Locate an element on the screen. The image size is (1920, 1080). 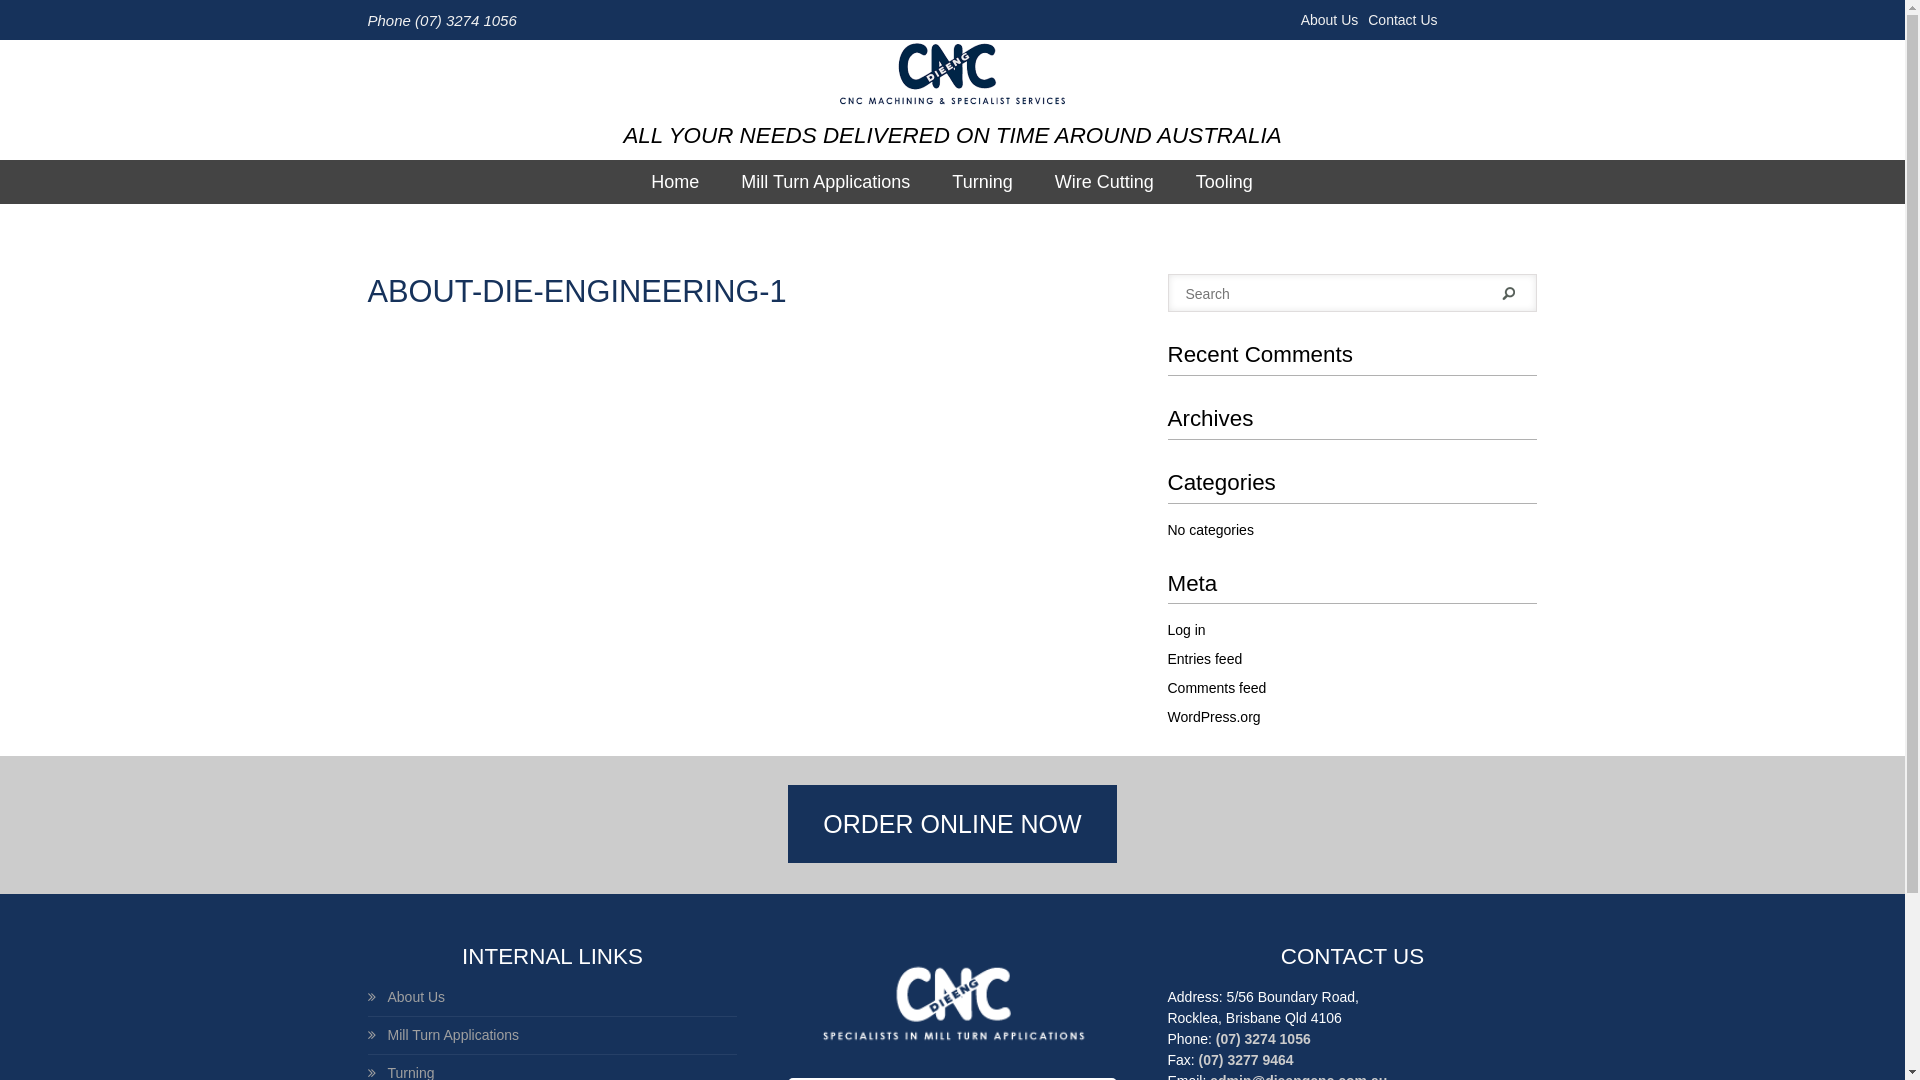
'(07) 3277 9464' is located at coordinates (1245, 1059).